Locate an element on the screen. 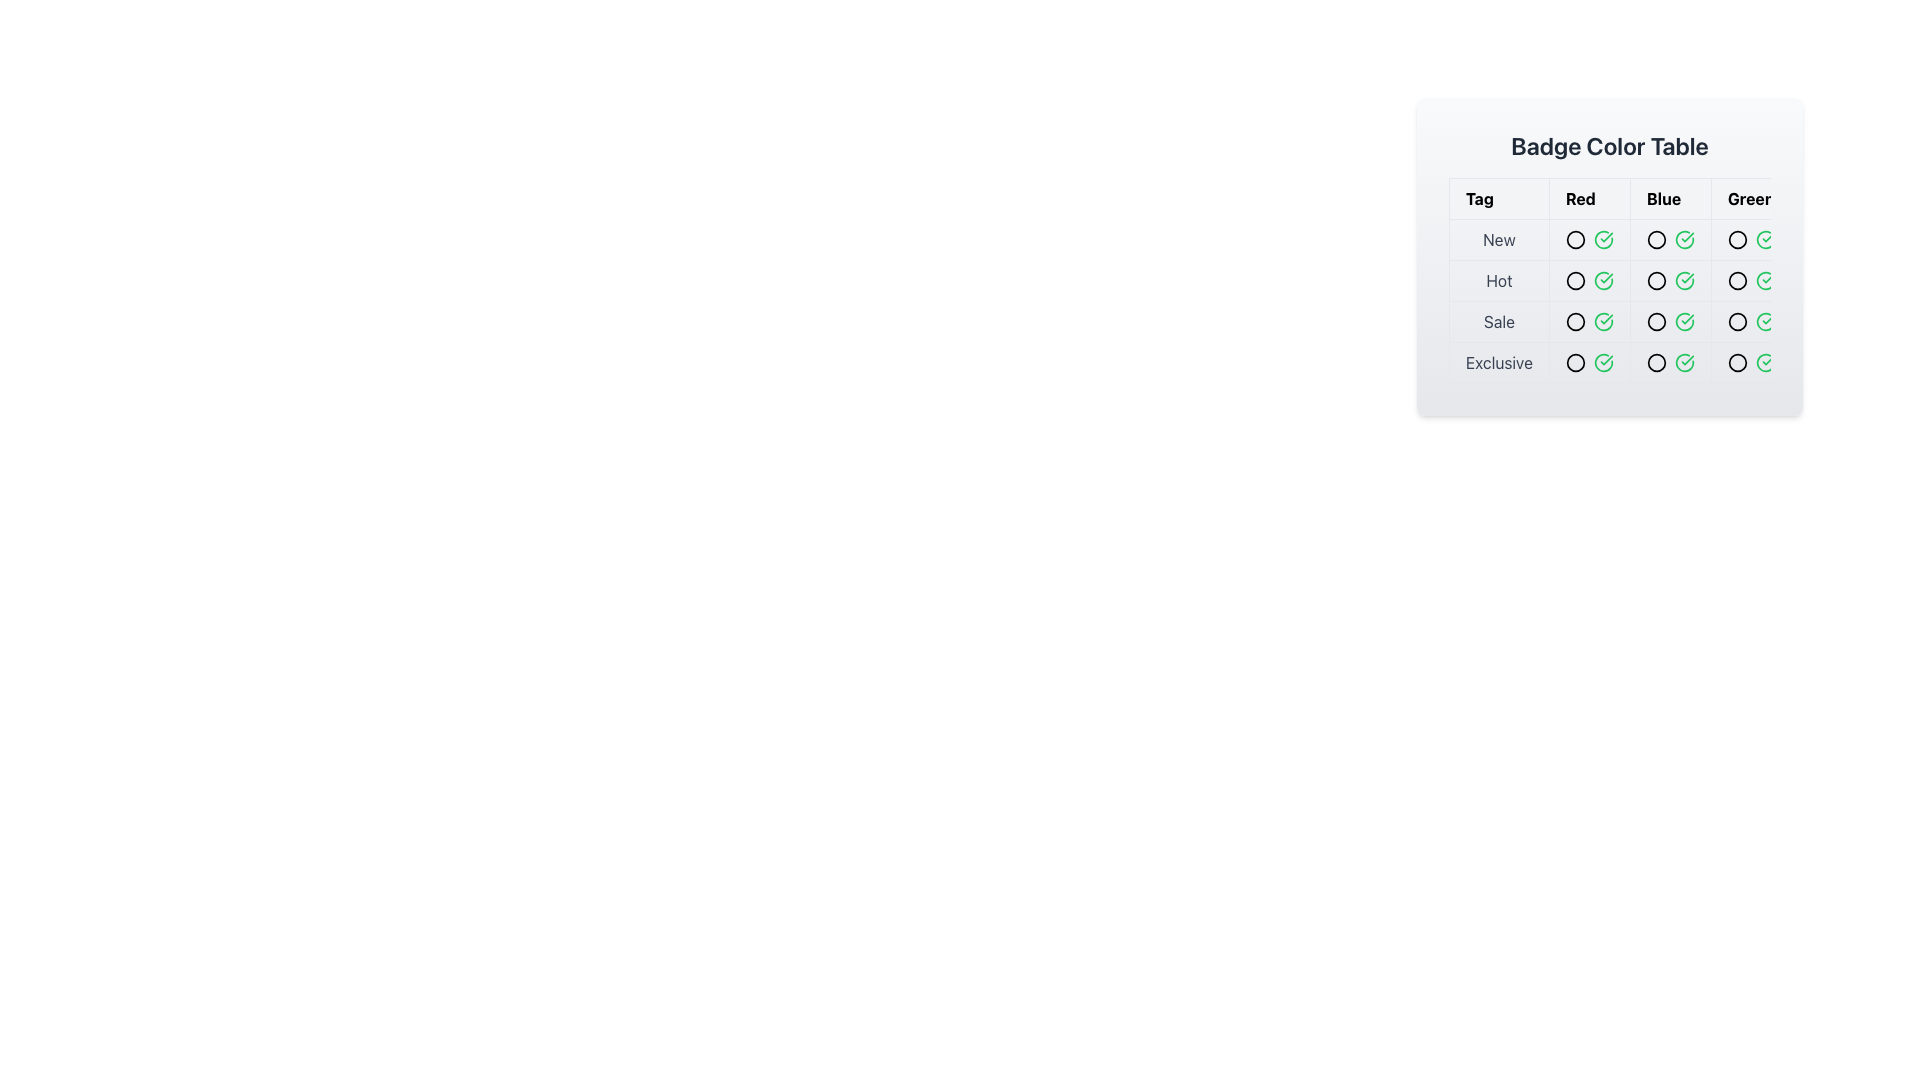 Image resolution: width=1920 pixels, height=1080 pixels. the composite visual indicator consisting of an empty circle and a checkmark icon located in the 'Blue' column under the 'Exclusive' row in the 'Badge Color Table.' is located at coordinates (1670, 362).